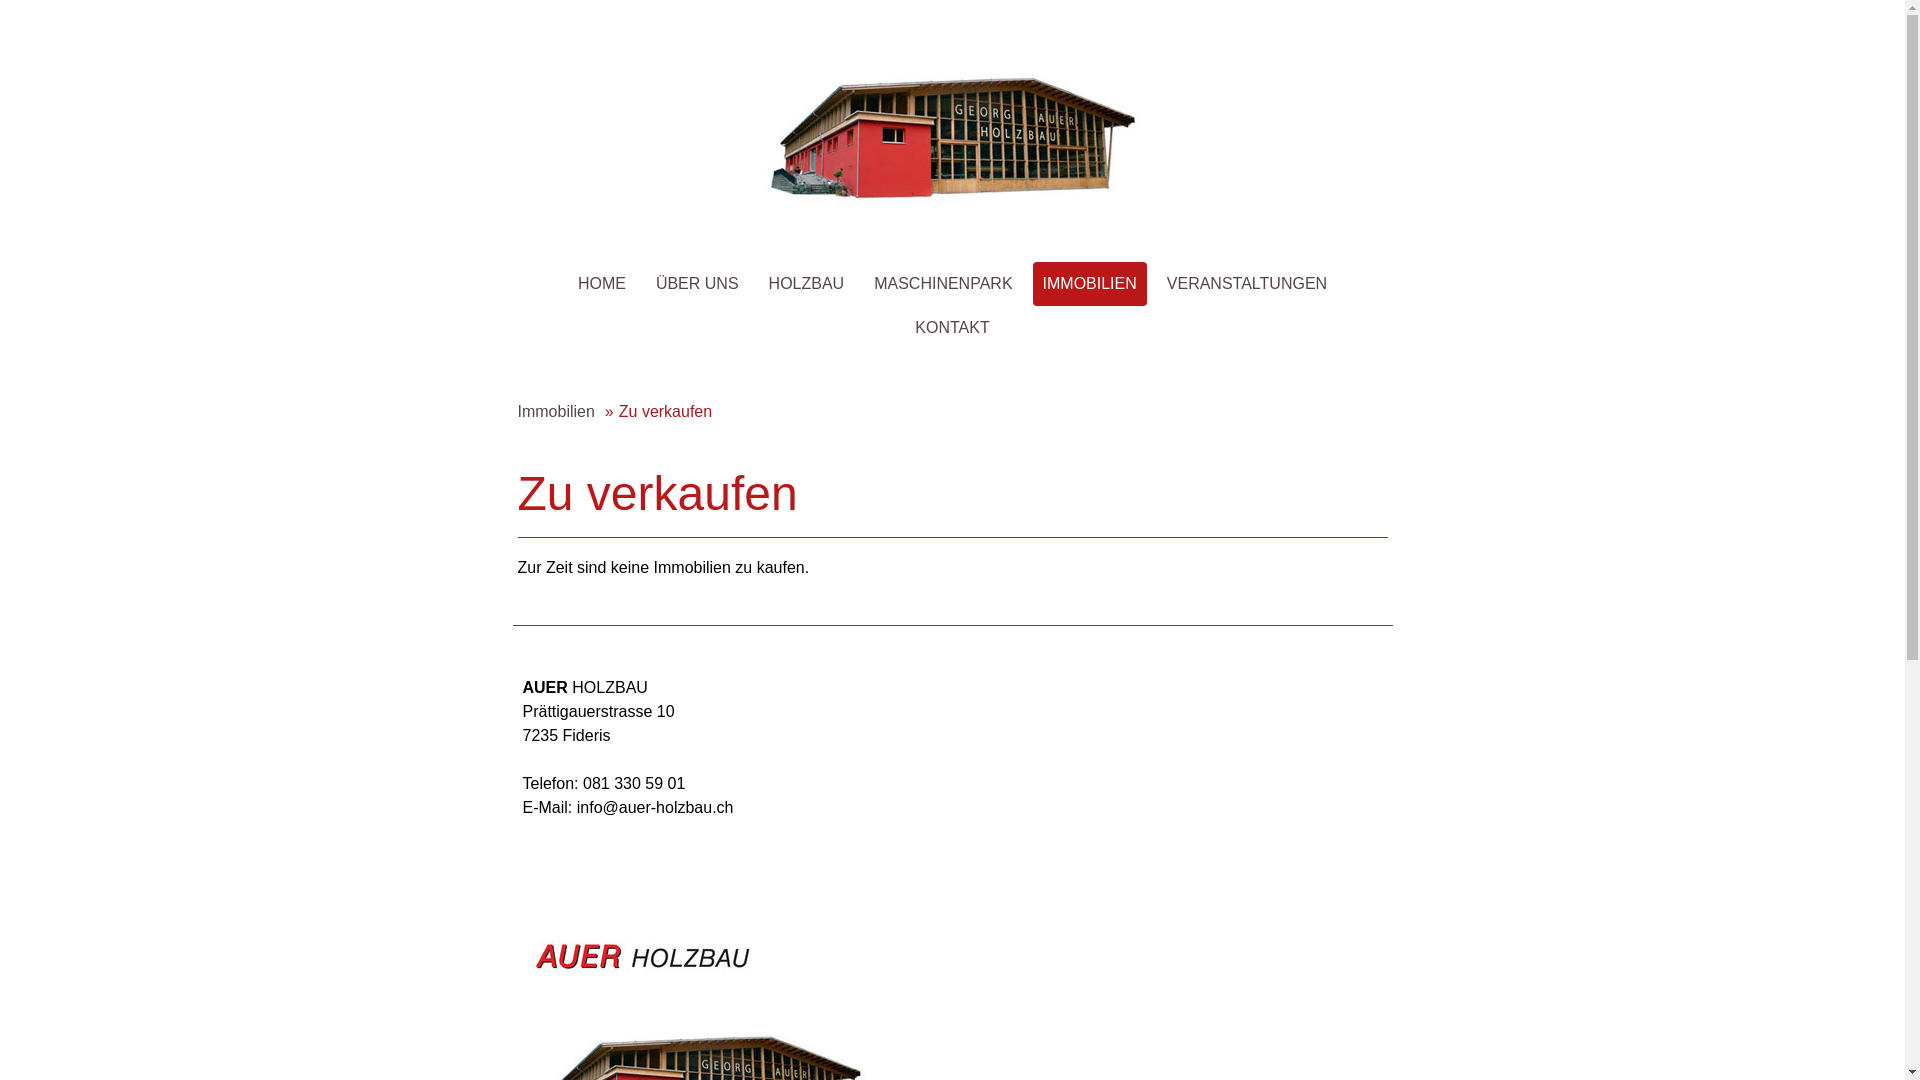  Describe the element at coordinates (941, 284) in the screenshot. I see `'MASCHINENPARK'` at that location.